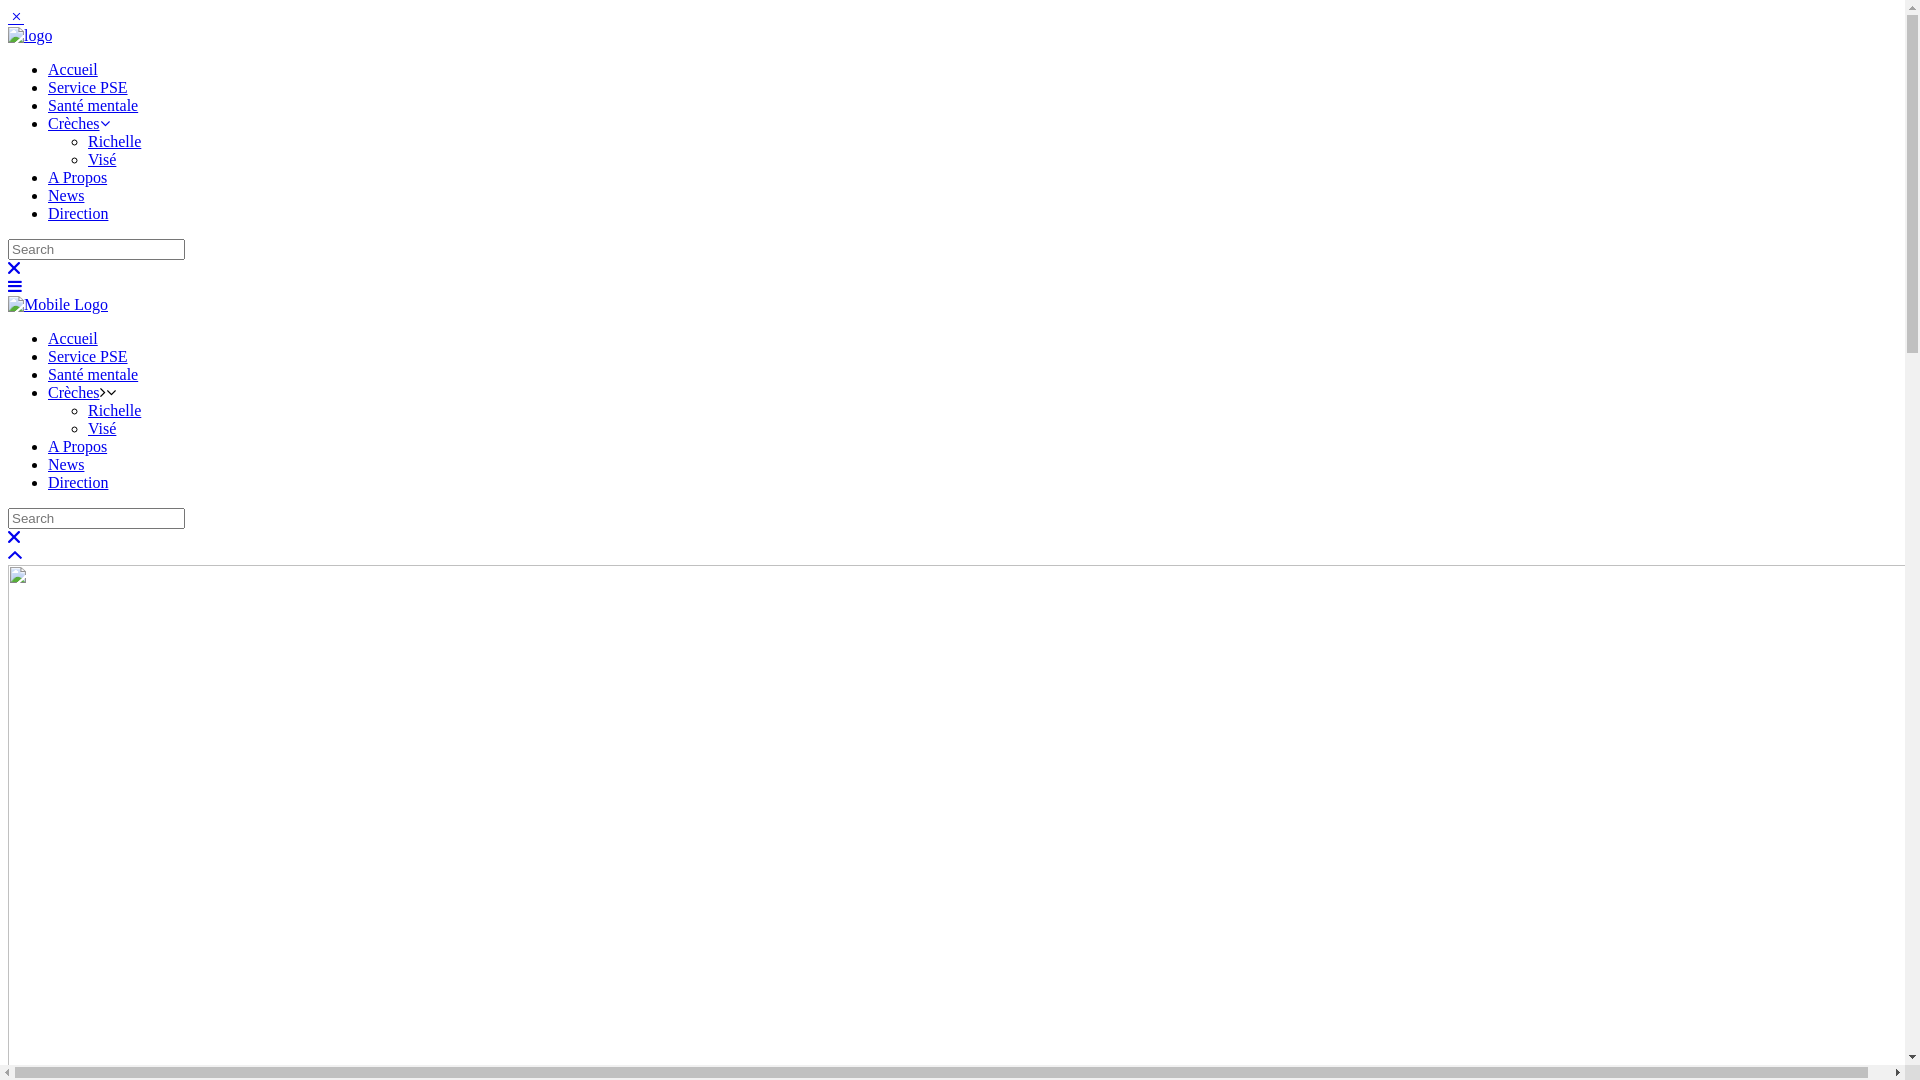  Describe the element at coordinates (48, 195) in the screenshot. I see `'News'` at that location.